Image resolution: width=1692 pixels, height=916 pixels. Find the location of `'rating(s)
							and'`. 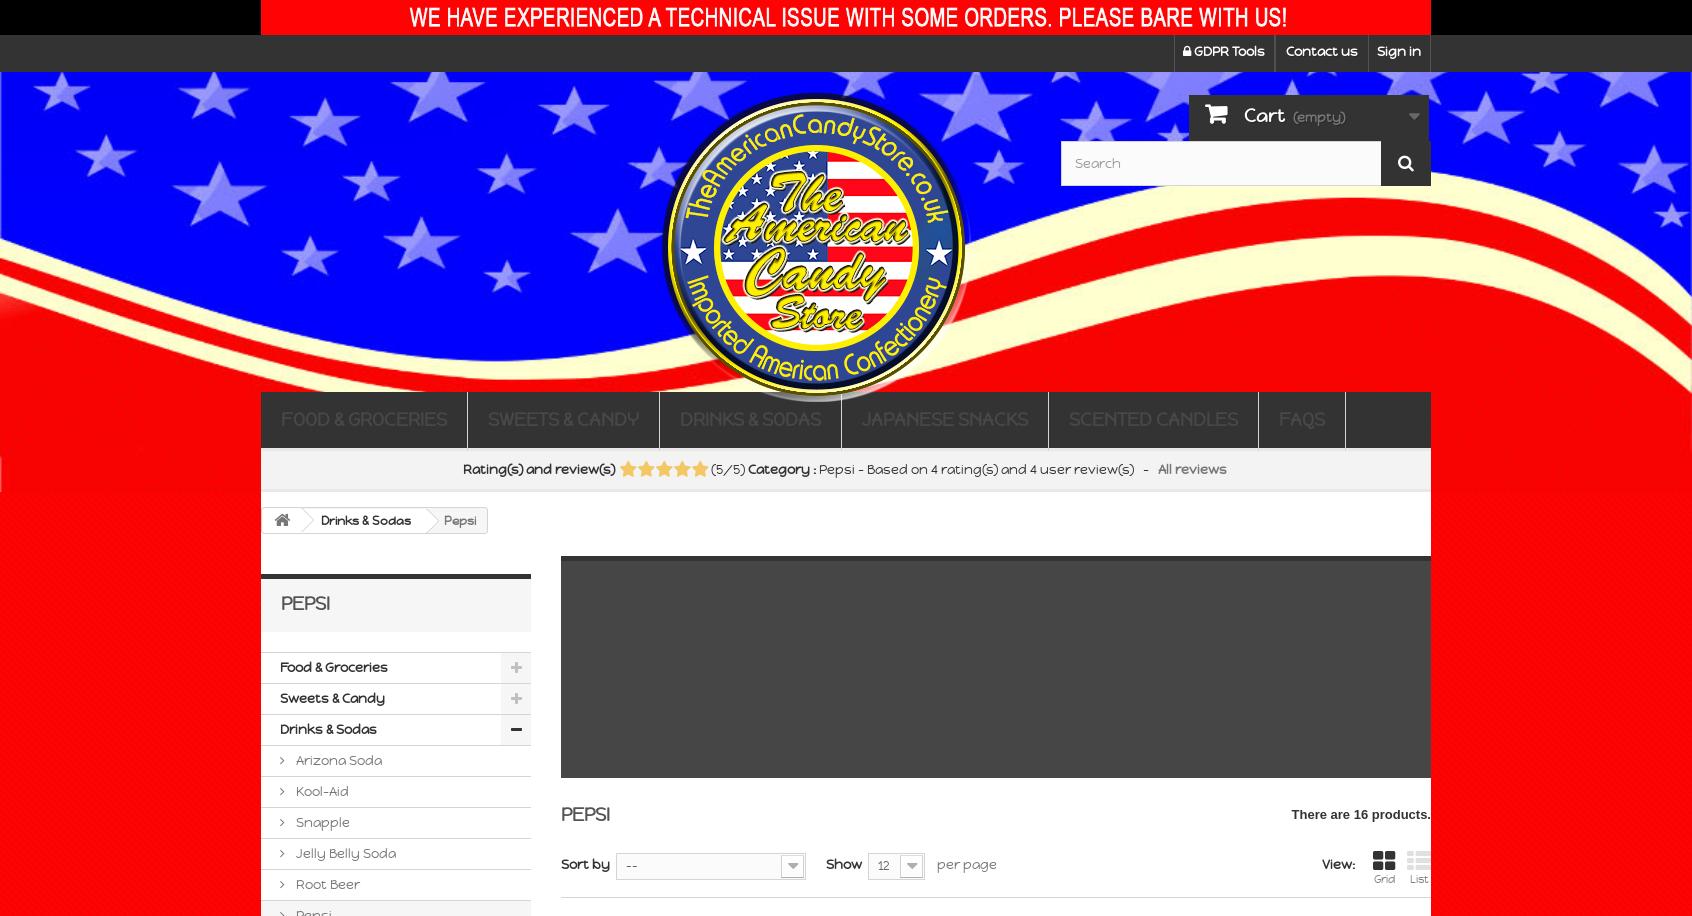

'rating(s)
							and' is located at coordinates (983, 469).